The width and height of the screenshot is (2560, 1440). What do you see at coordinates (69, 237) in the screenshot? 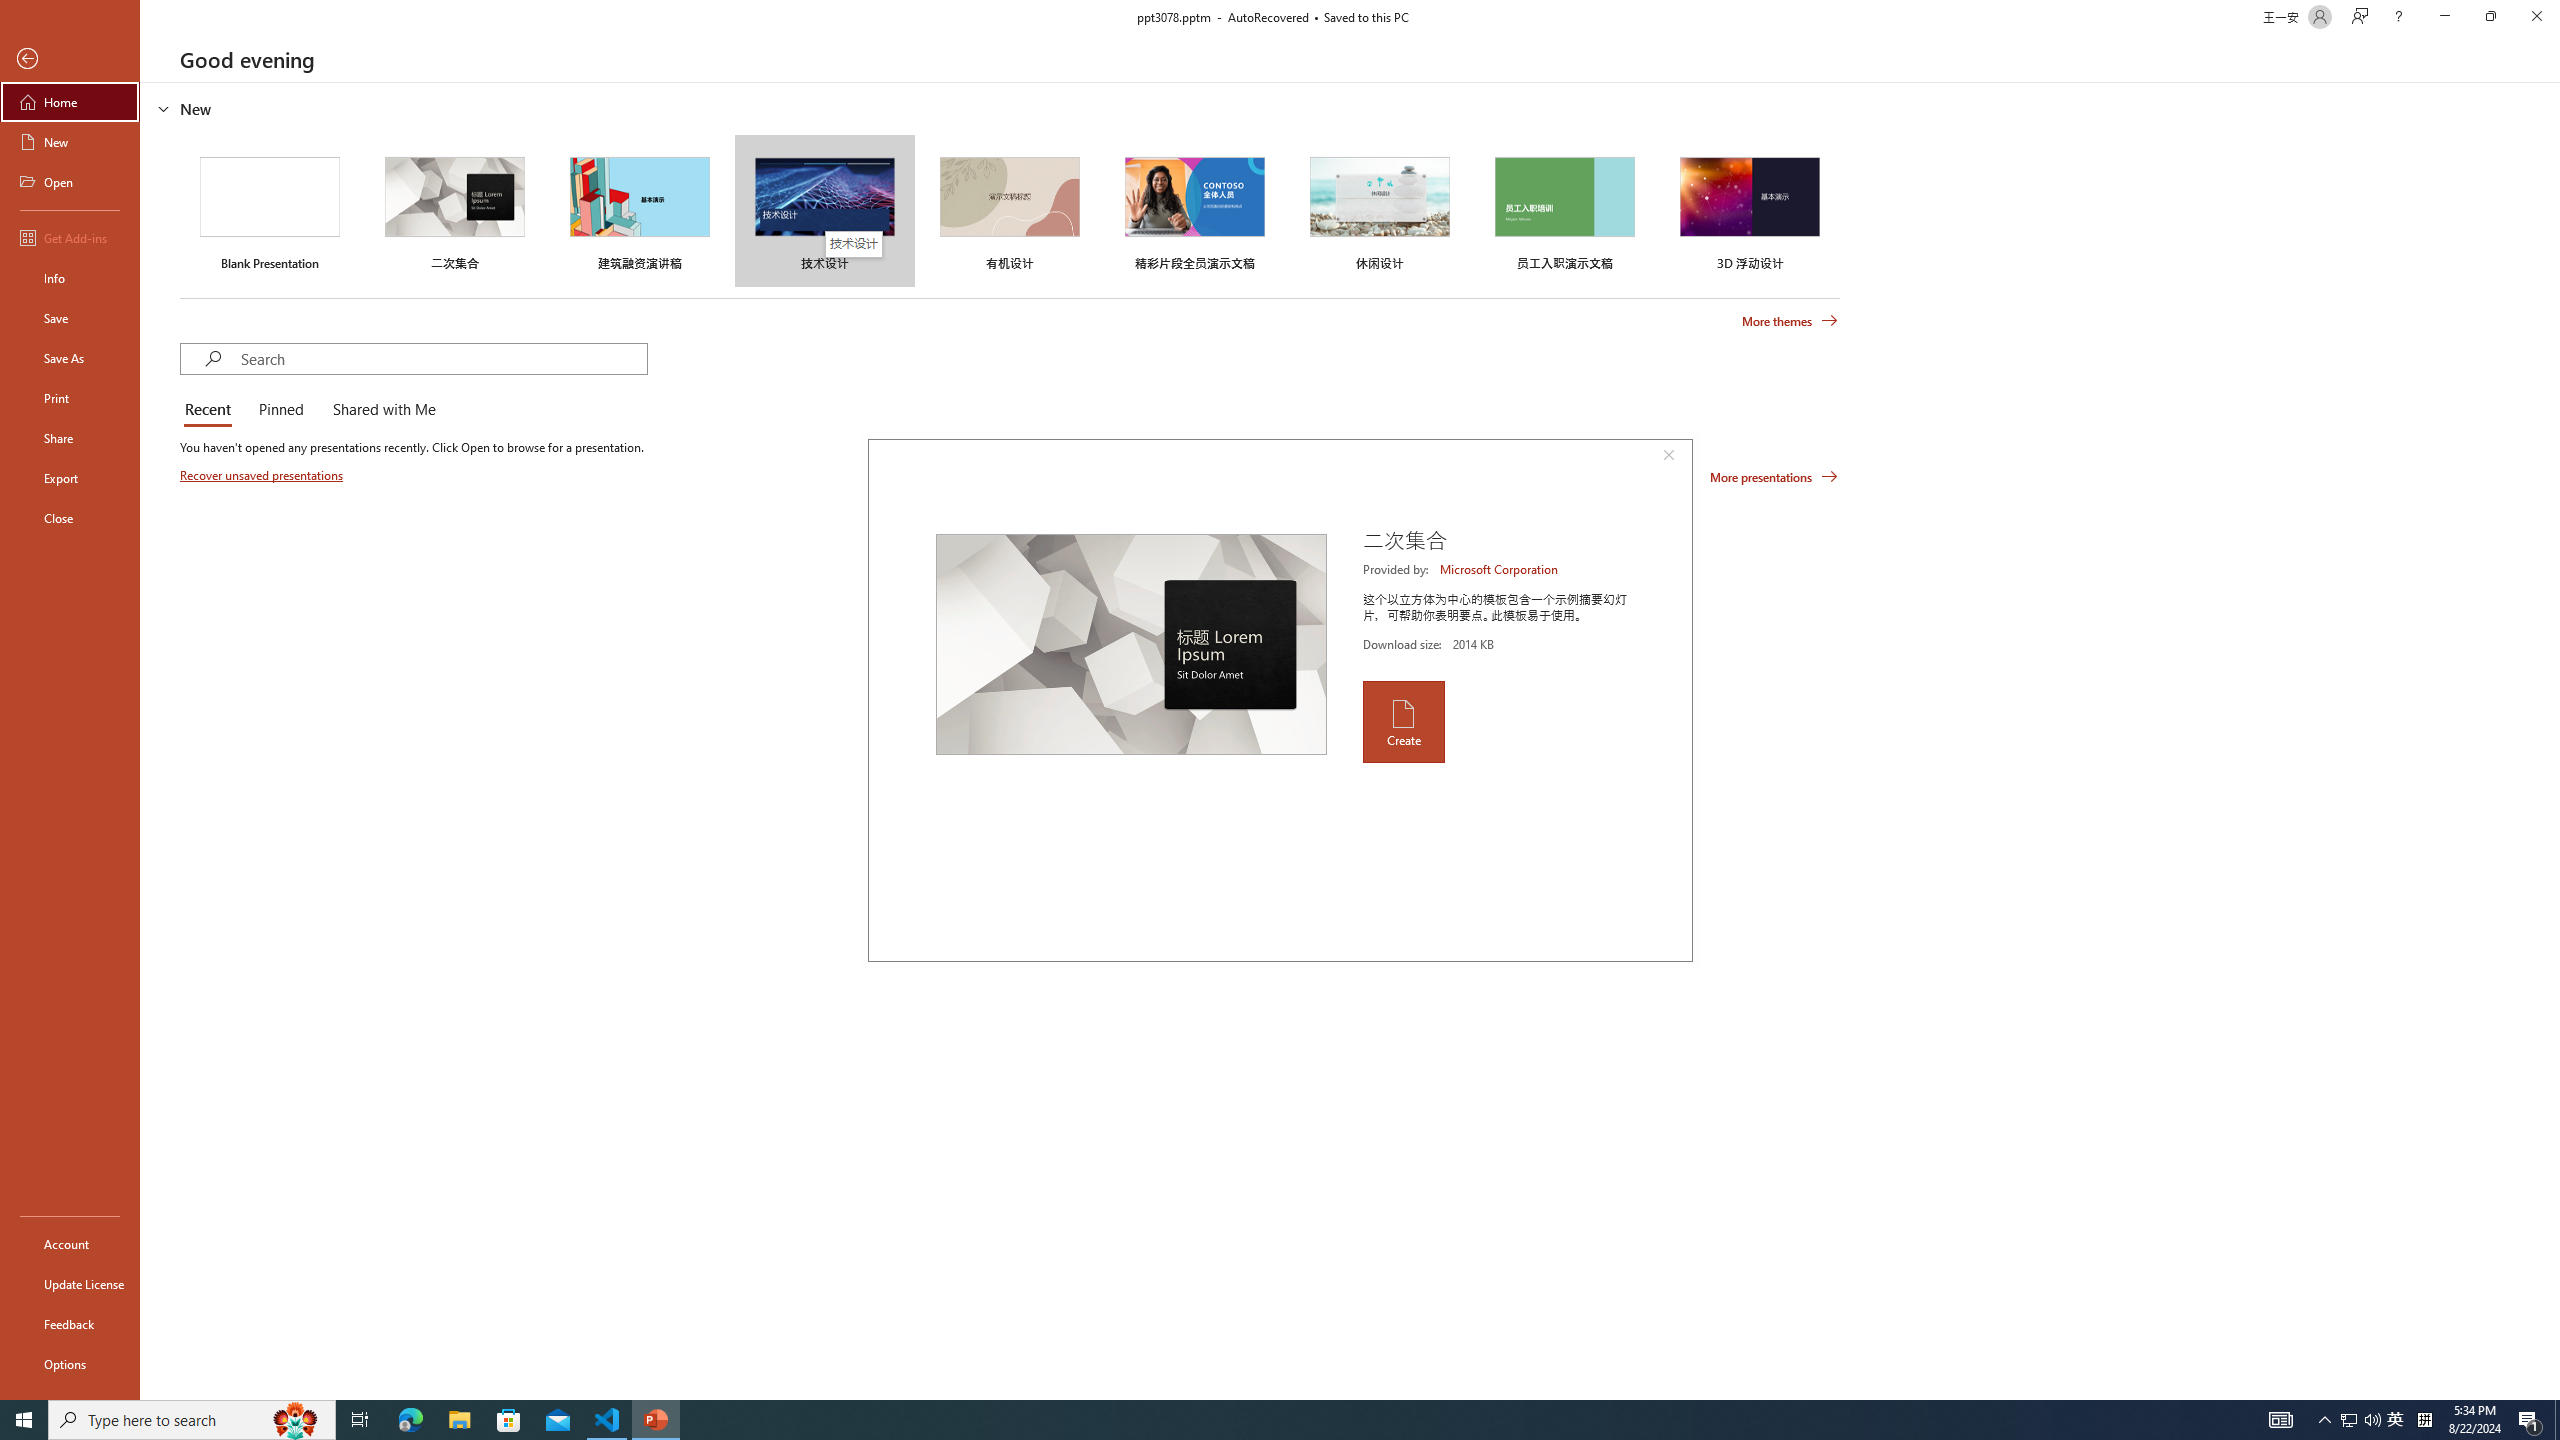
I see `'Get Add-ins'` at bounding box center [69, 237].